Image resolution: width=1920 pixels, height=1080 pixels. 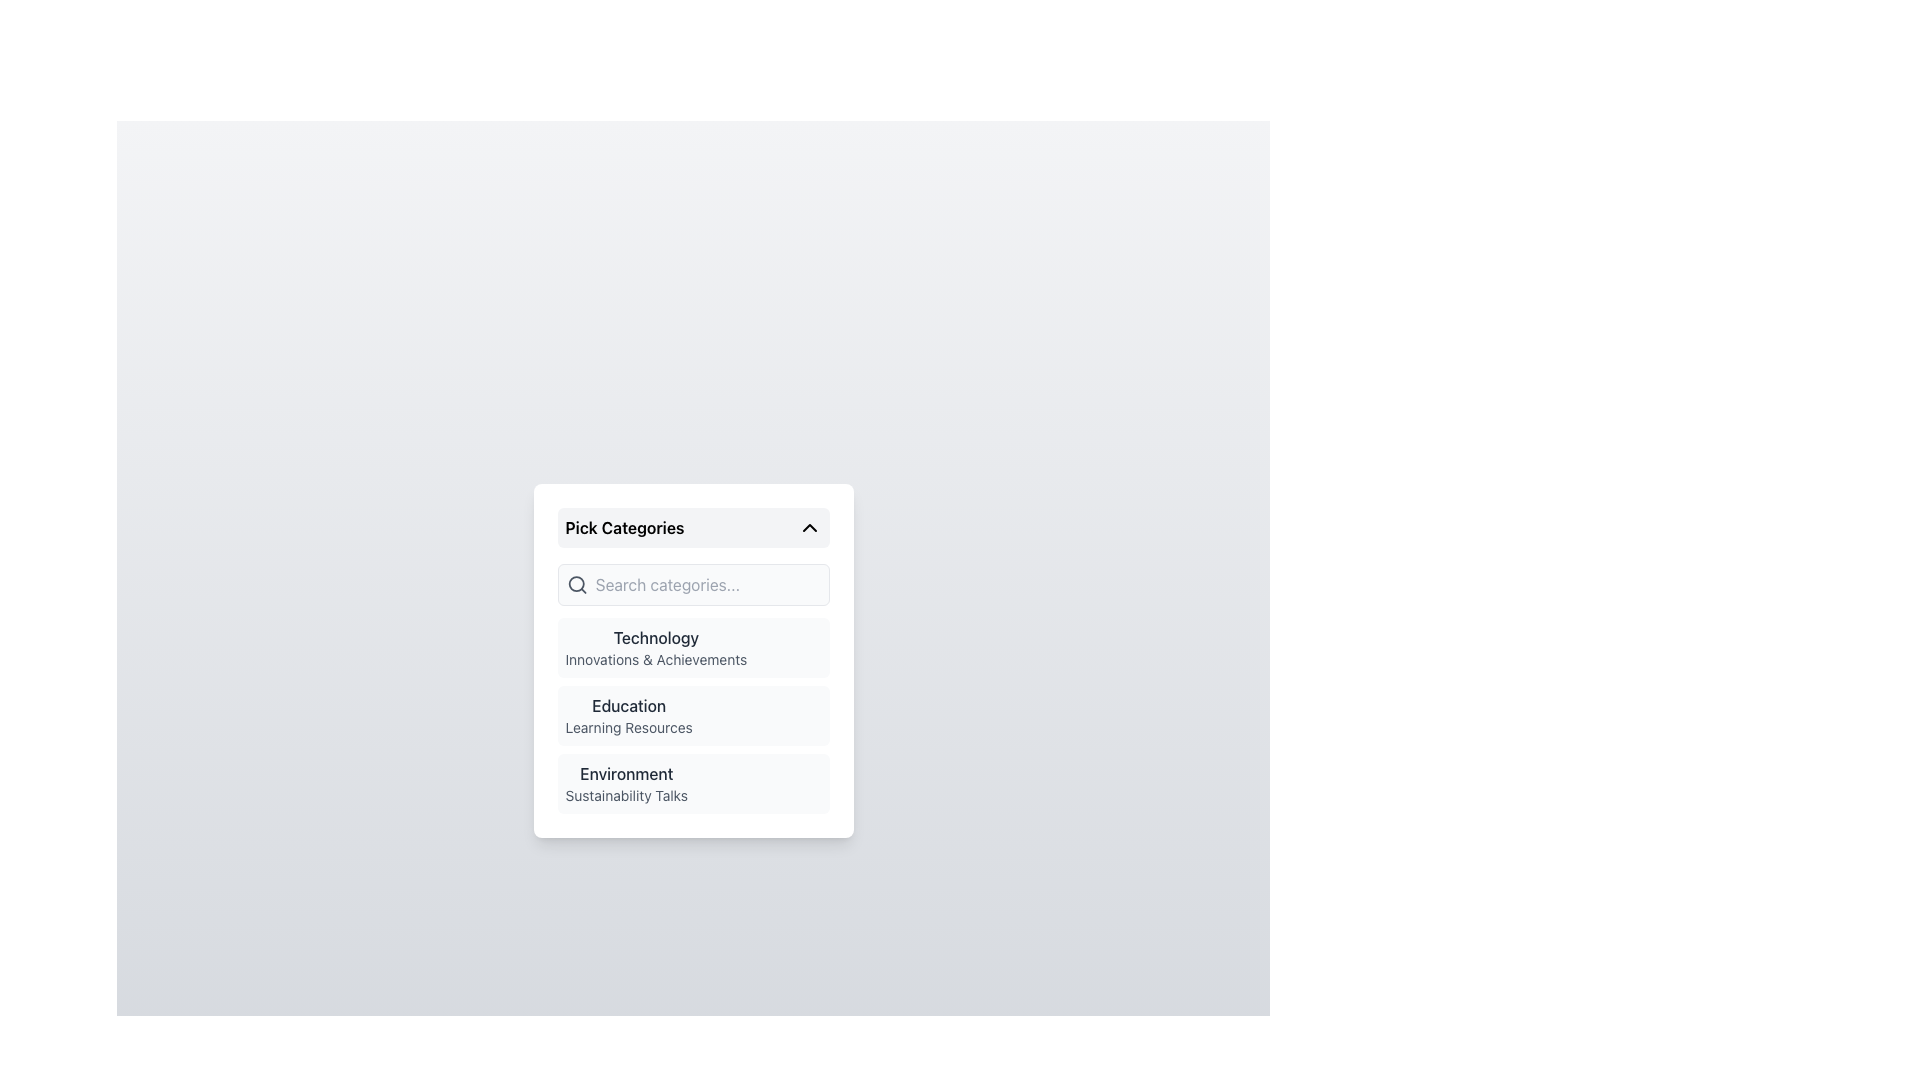 What do you see at coordinates (625, 782) in the screenshot?
I see `the 'Environment' text label with the subtitle 'Sustainability Talks'` at bounding box center [625, 782].